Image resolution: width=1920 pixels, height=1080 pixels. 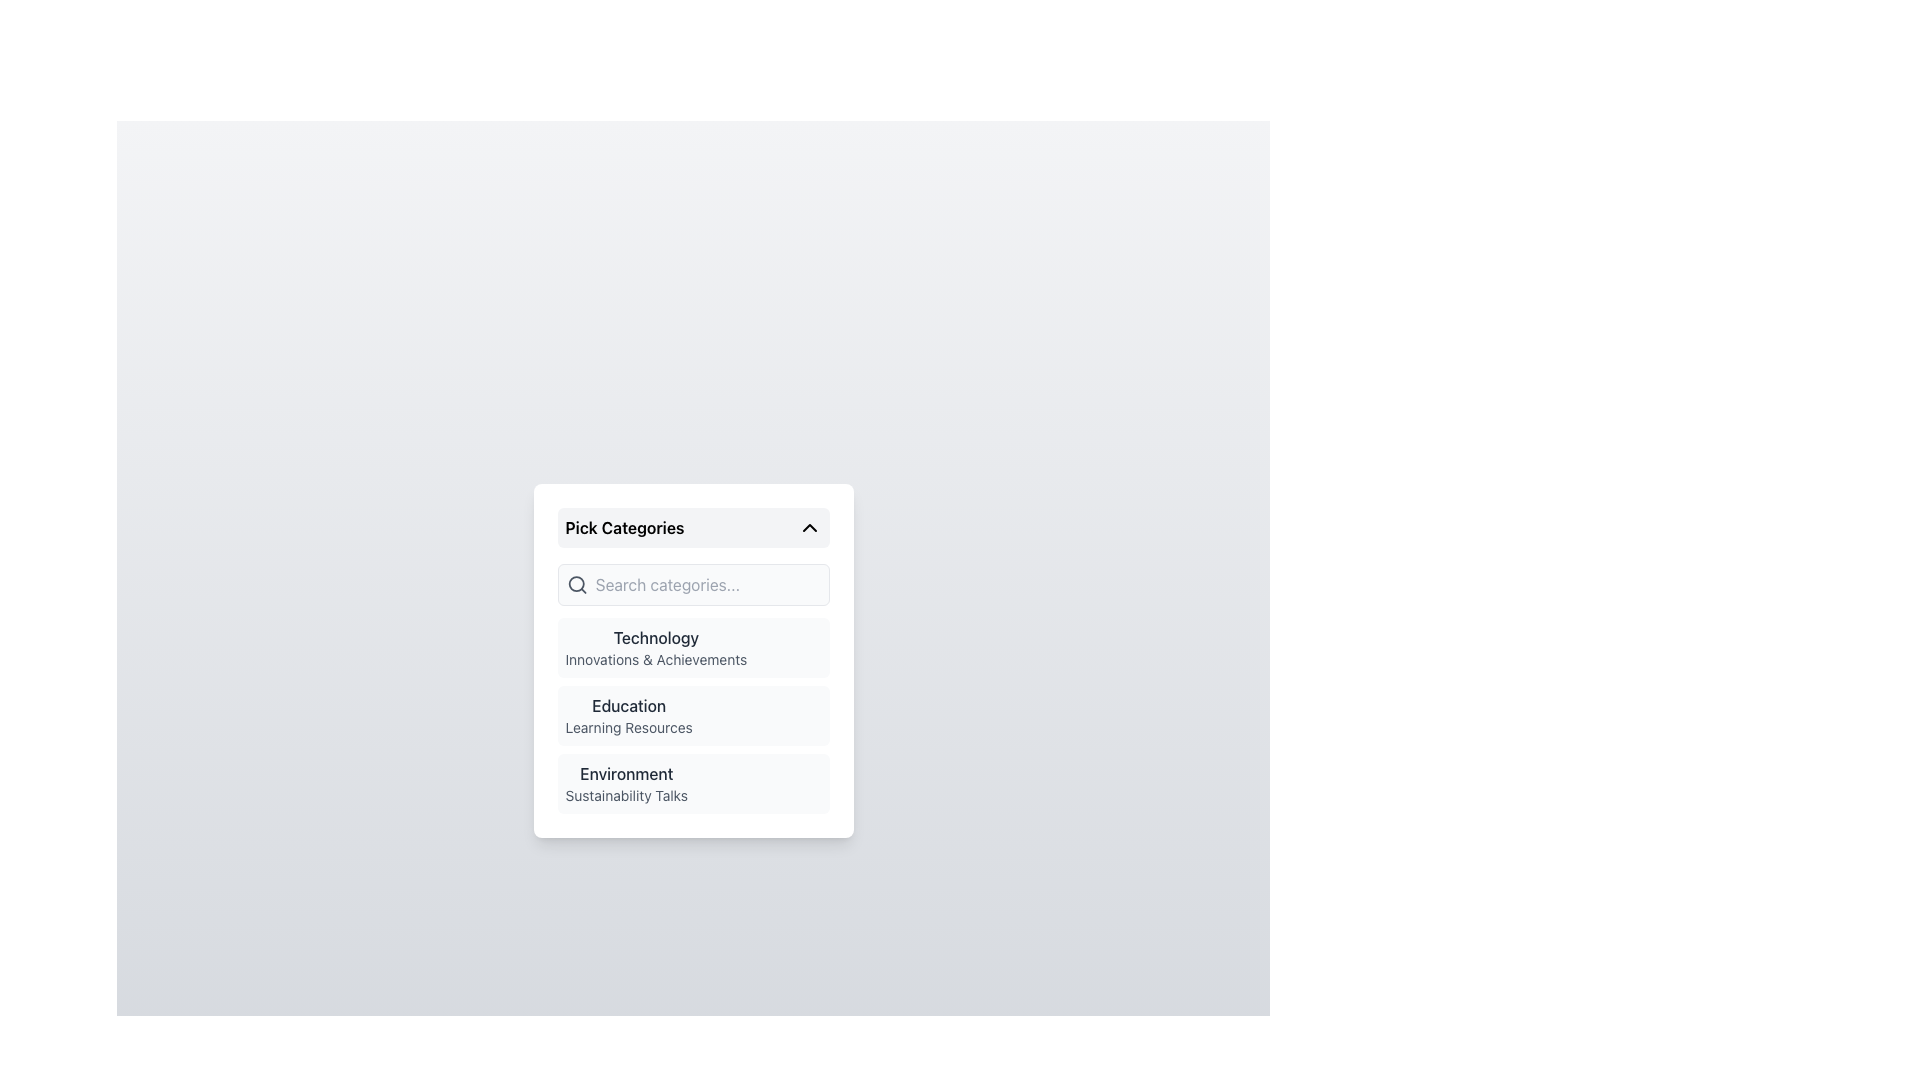 What do you see at coordinates (625, 782) in the screenshot?
I see `the 'Environment' text label with the subtitle 'Sustainability Talks'` at bounding box center [625, 782].